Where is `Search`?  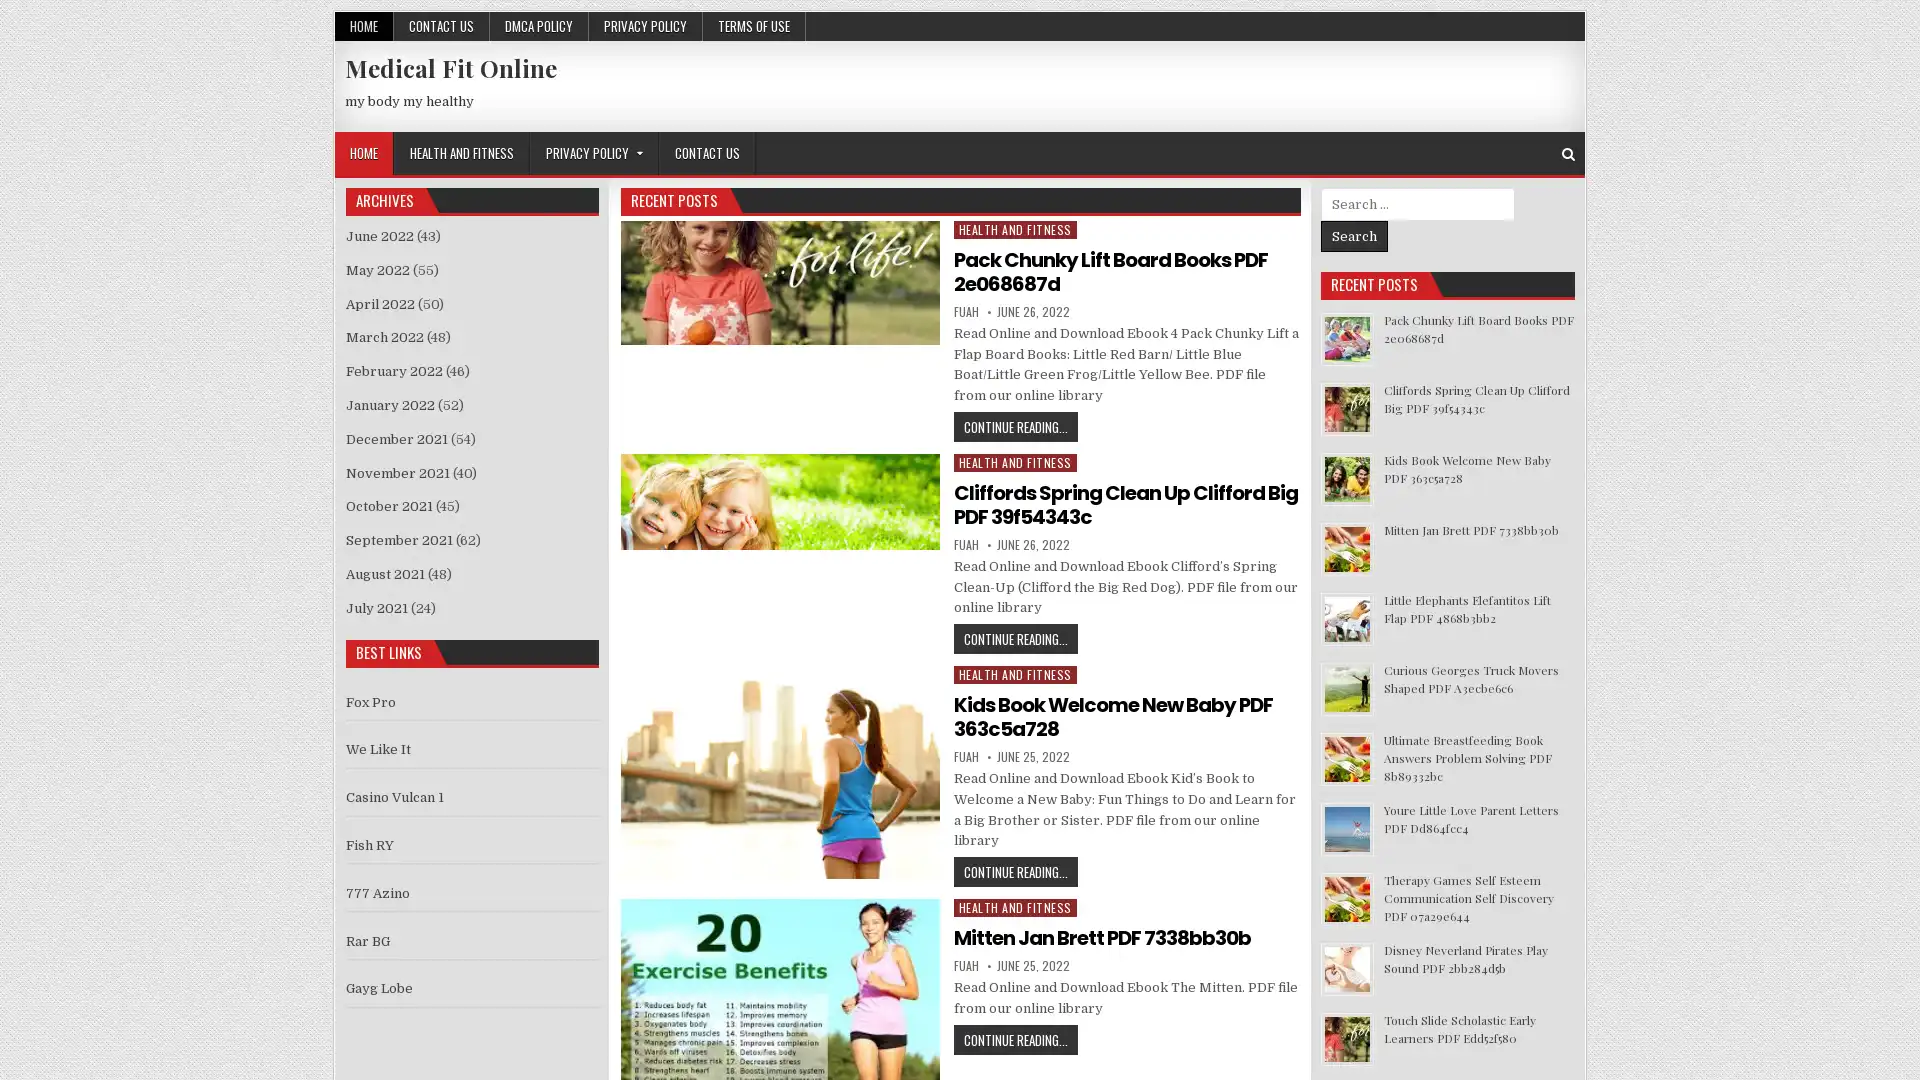
Search is located at coordinates (1354, 235).